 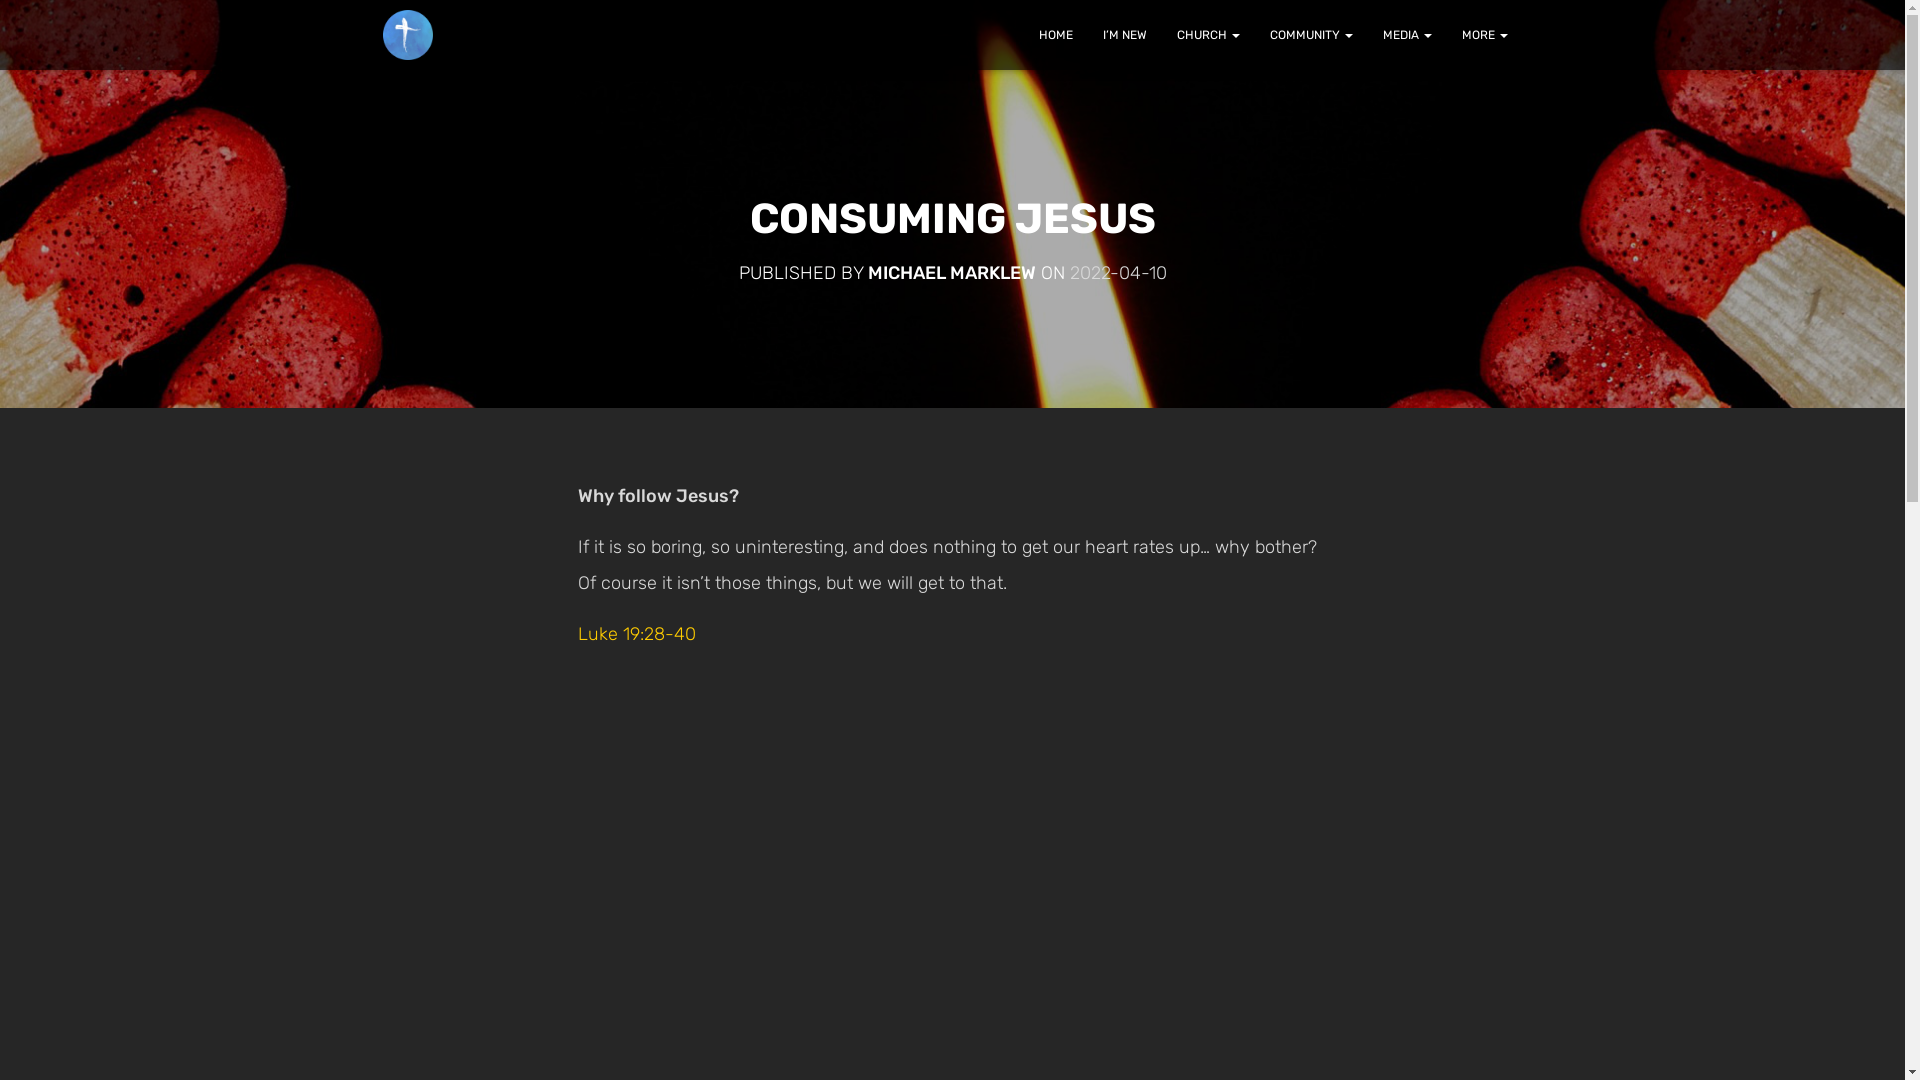 I want to click on 'CHURCH', so click(x=1161, y=34).